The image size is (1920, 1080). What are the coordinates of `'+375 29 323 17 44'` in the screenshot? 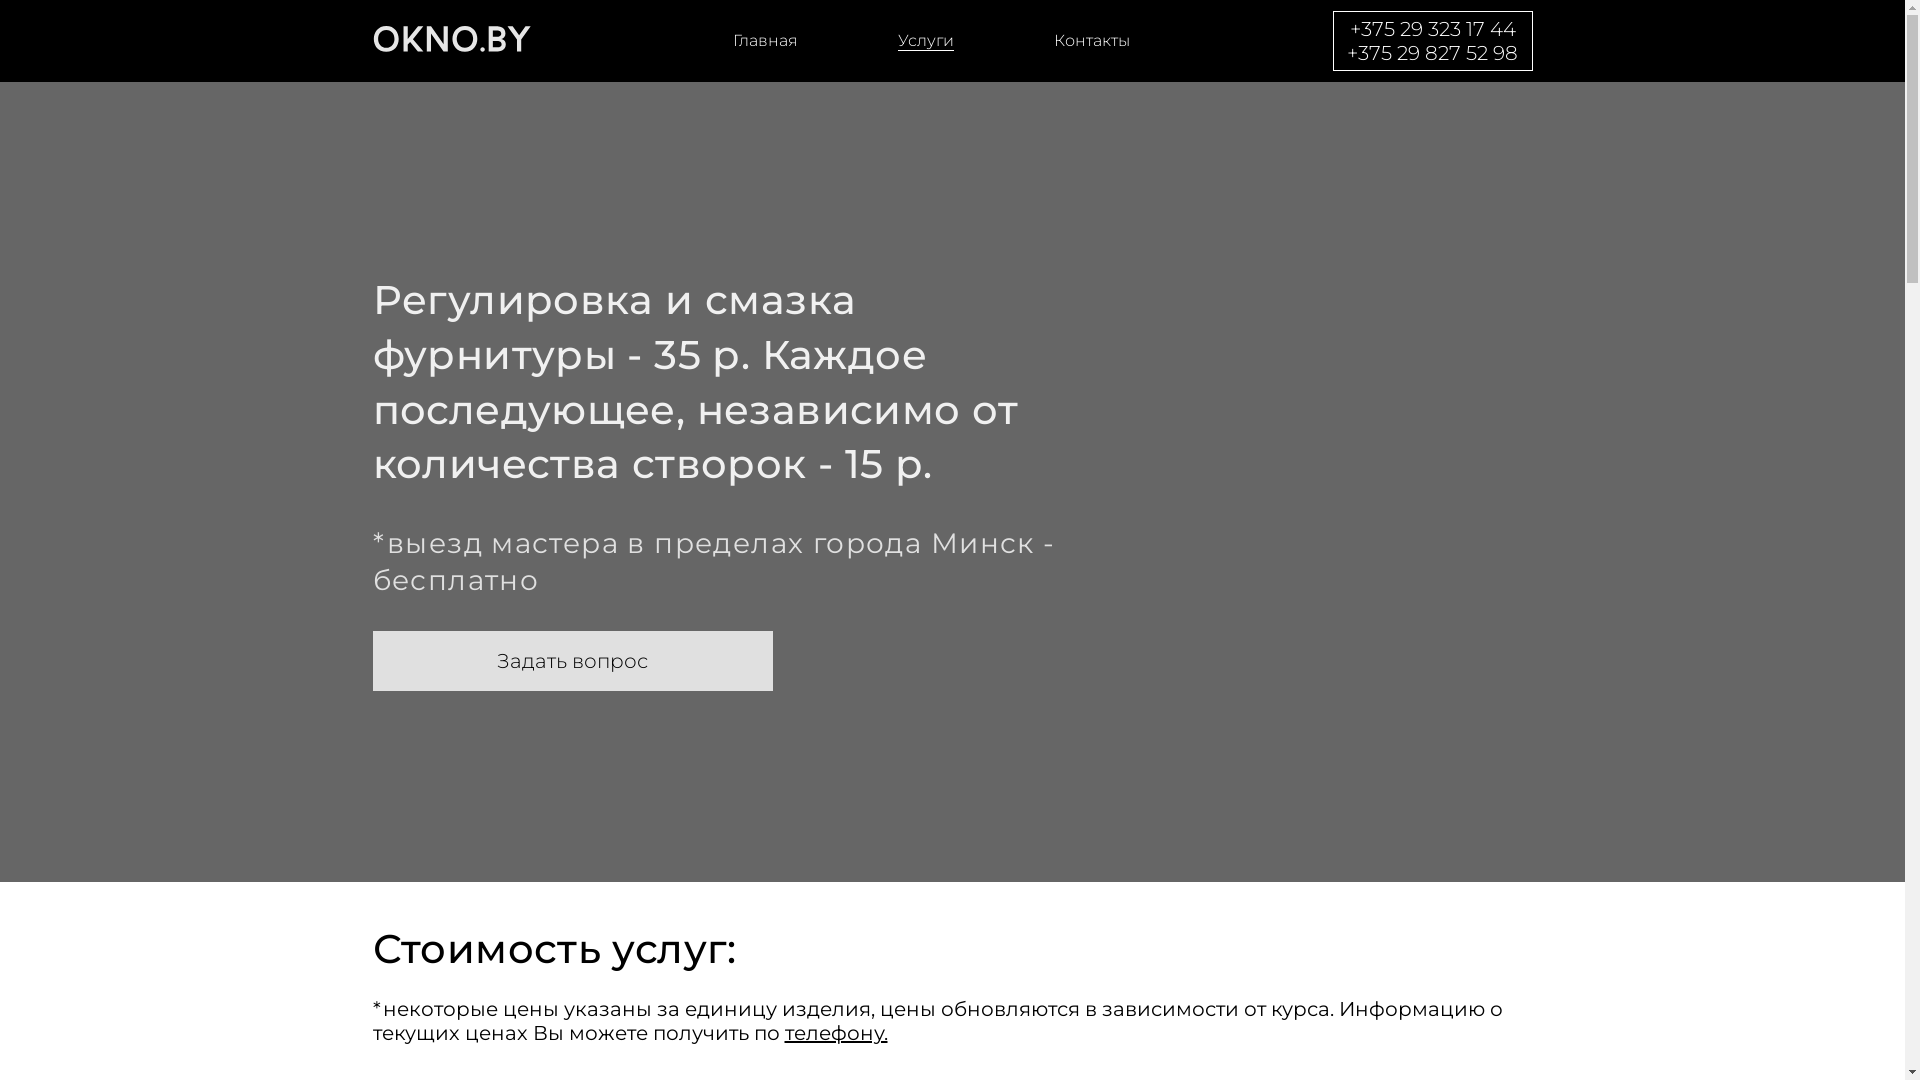 It's located at (1349, 29).